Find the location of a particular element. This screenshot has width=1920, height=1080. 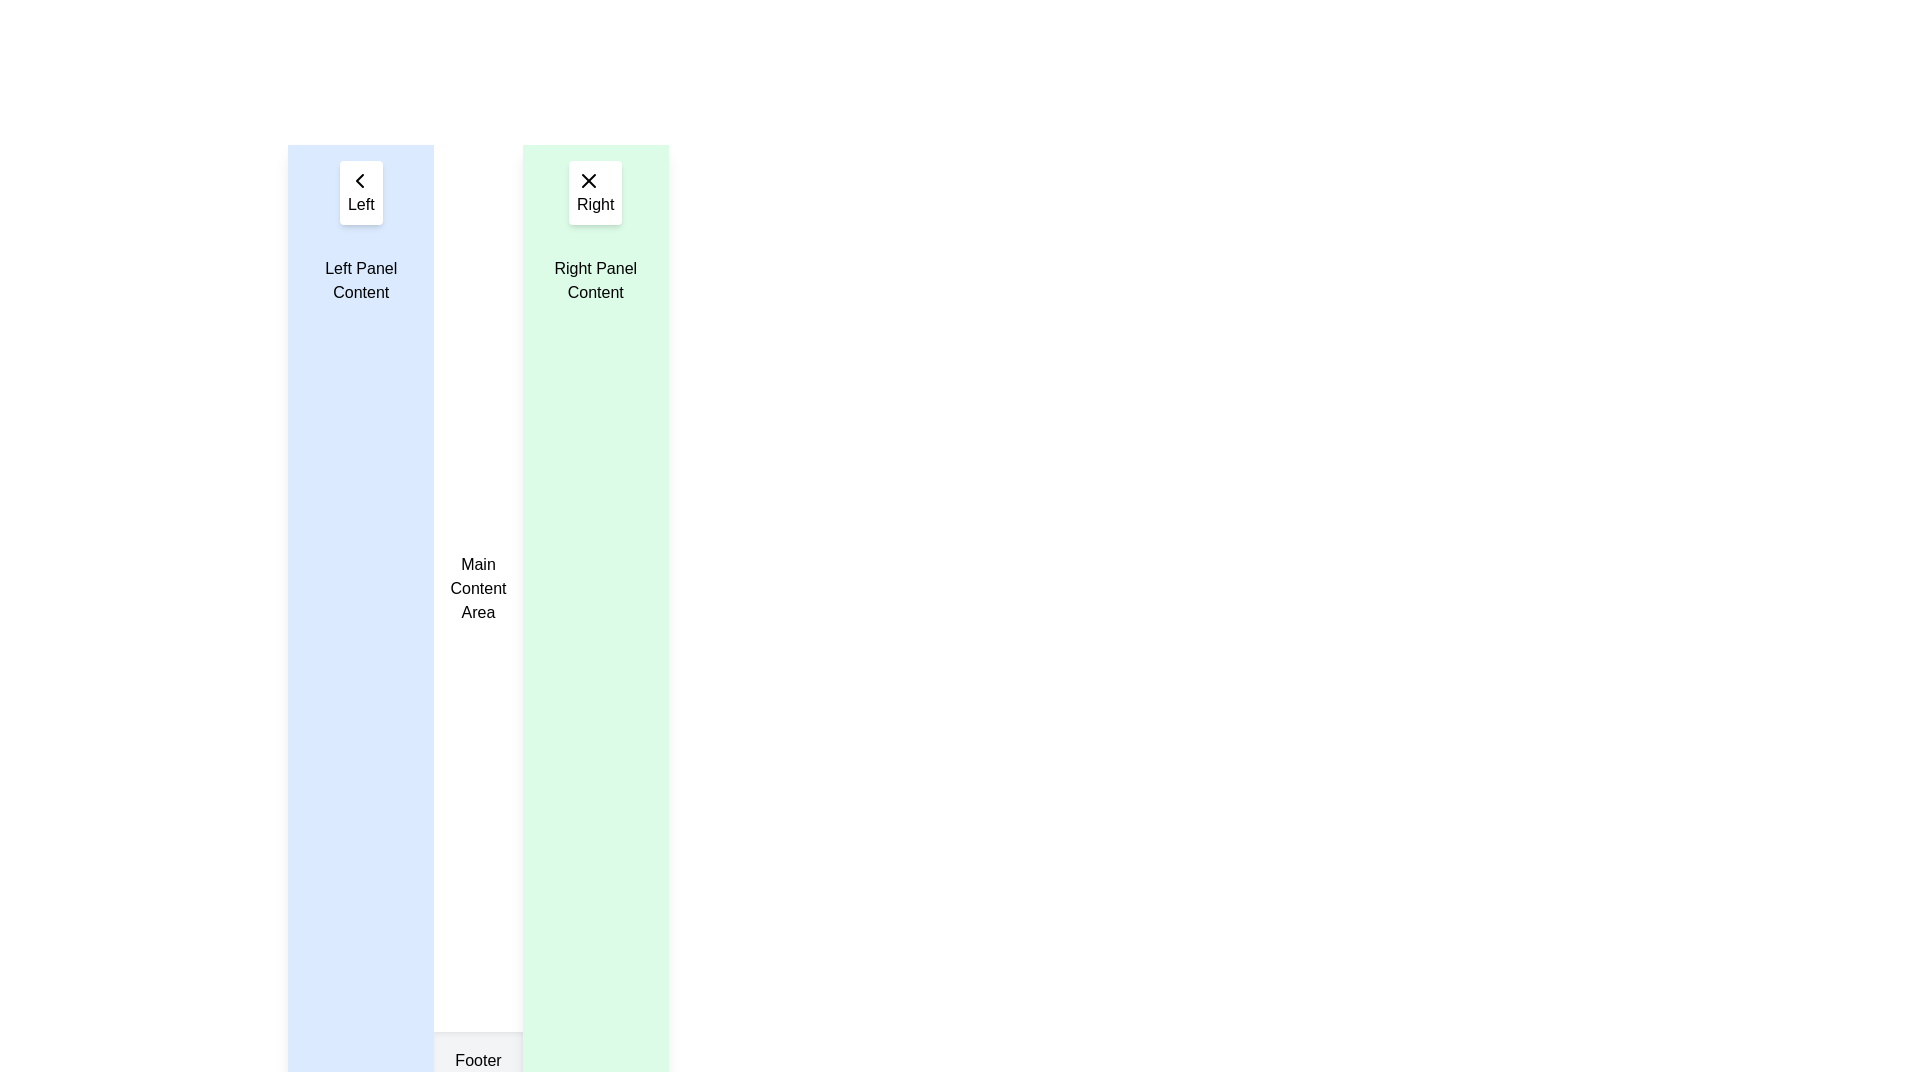

the black 'X' shaped close button located in the upper center of the 'Right Panel Content' green panel is located at coordinates (588, 181).